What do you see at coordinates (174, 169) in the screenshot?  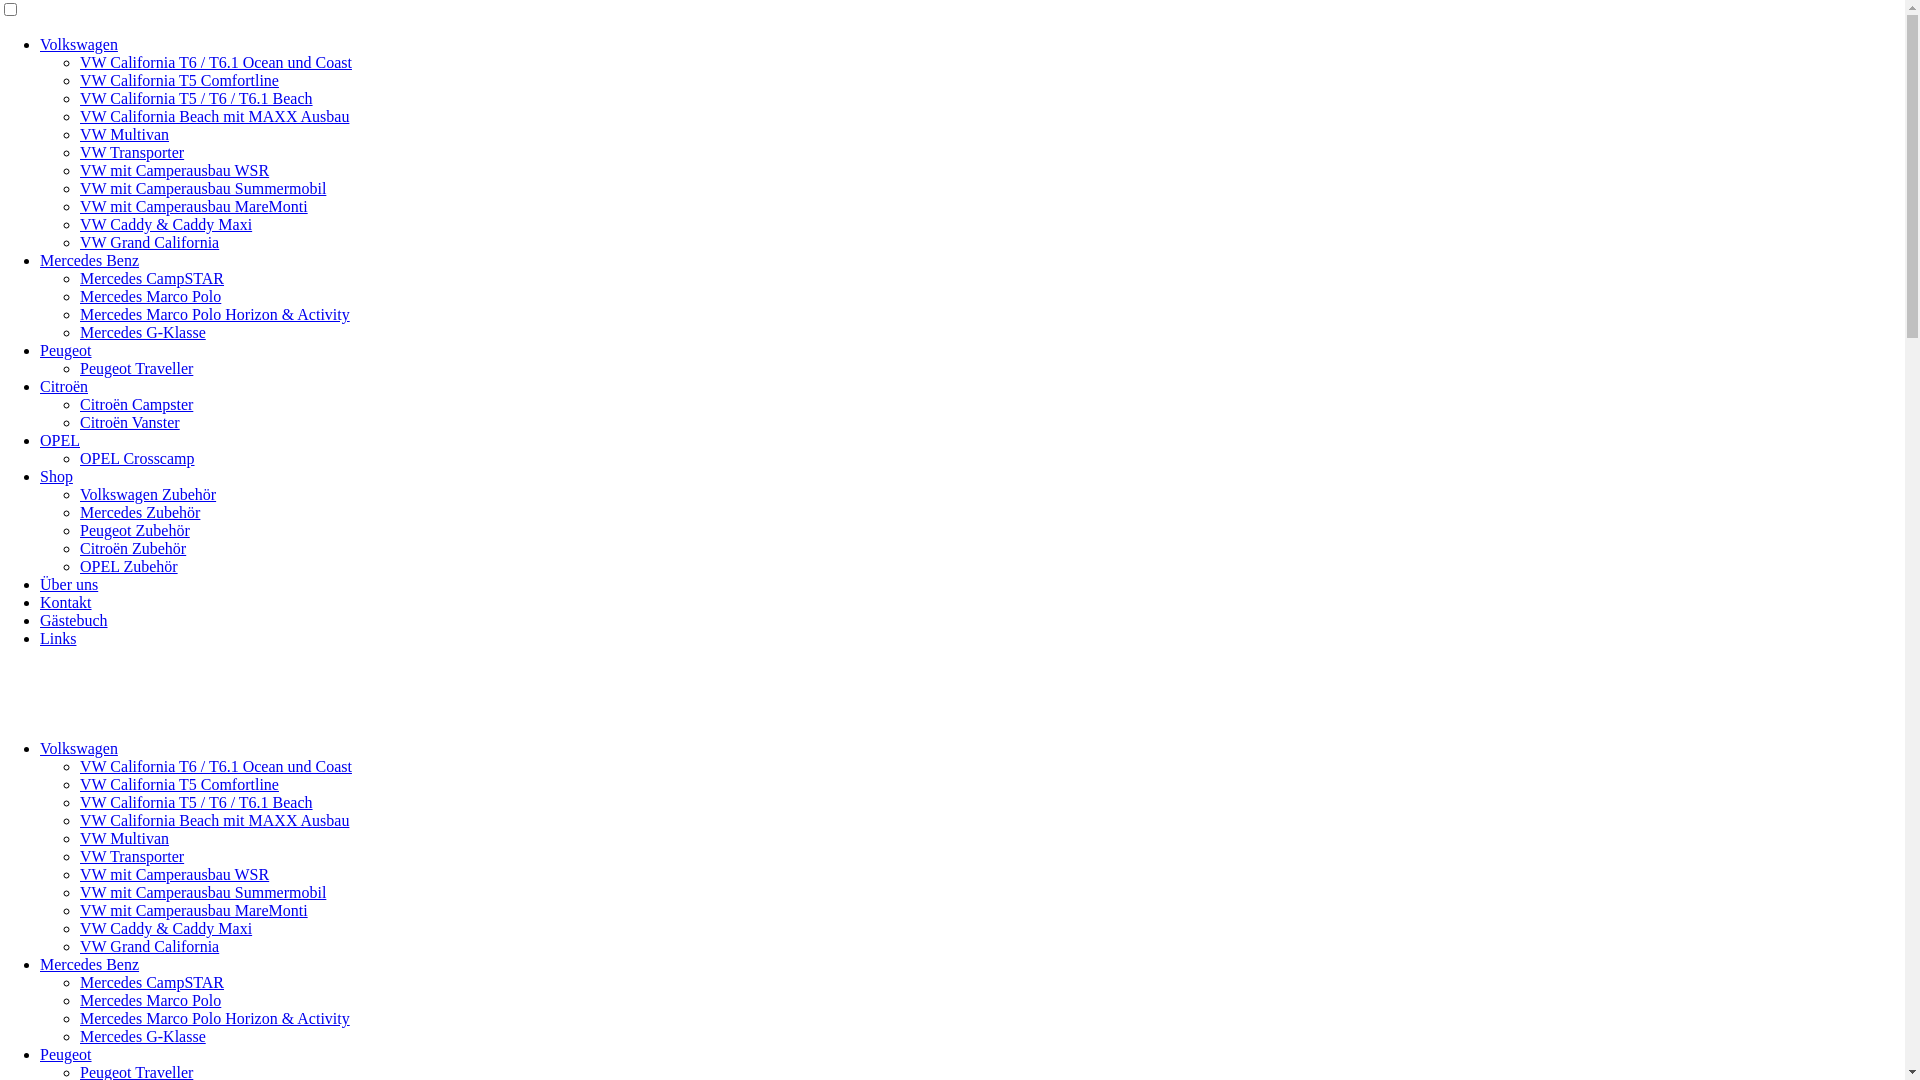 I see `'VW mit Camperausbau WSR'` at bounding box center [174, 169].